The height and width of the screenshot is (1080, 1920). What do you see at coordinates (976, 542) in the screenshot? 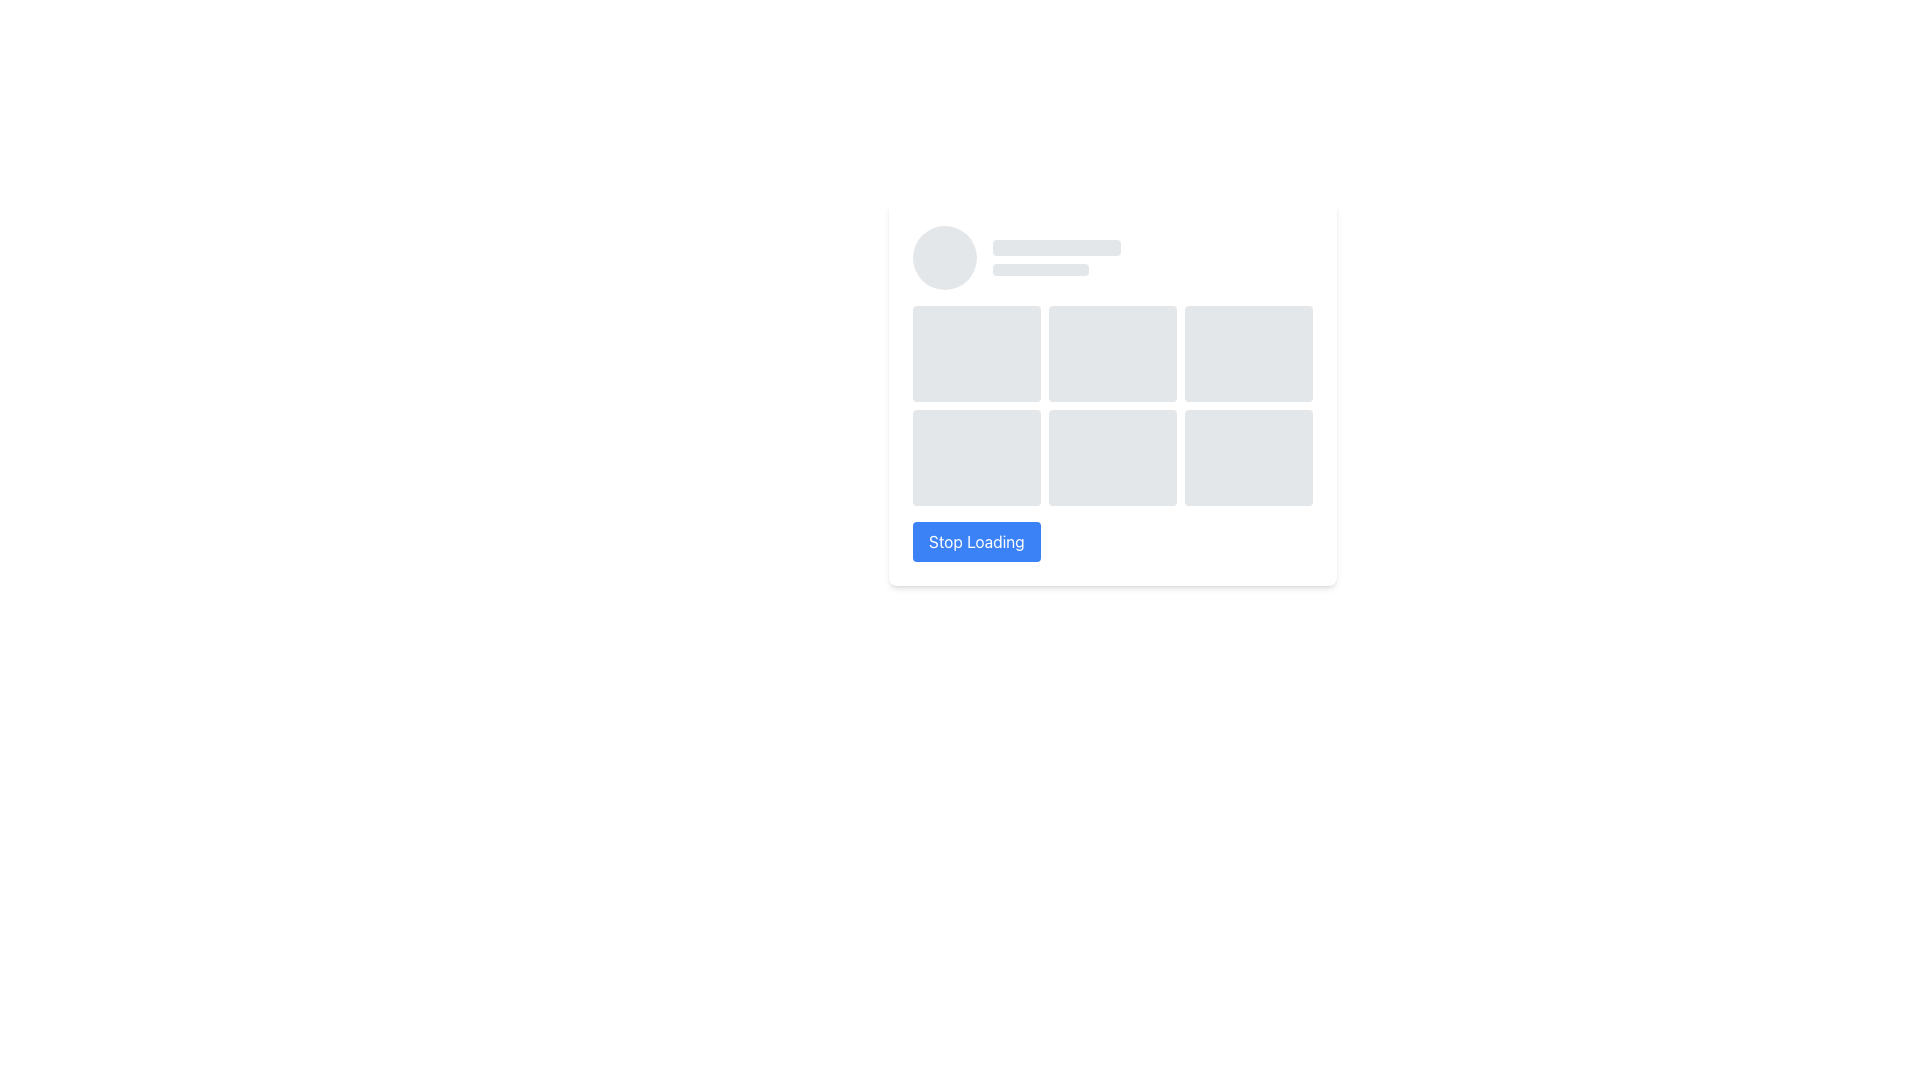
I see `the 'Stop Loading' button, which is a rectangular button with a blue background and white text, located in the lower section of the interface` at bounding box center [976, 542].